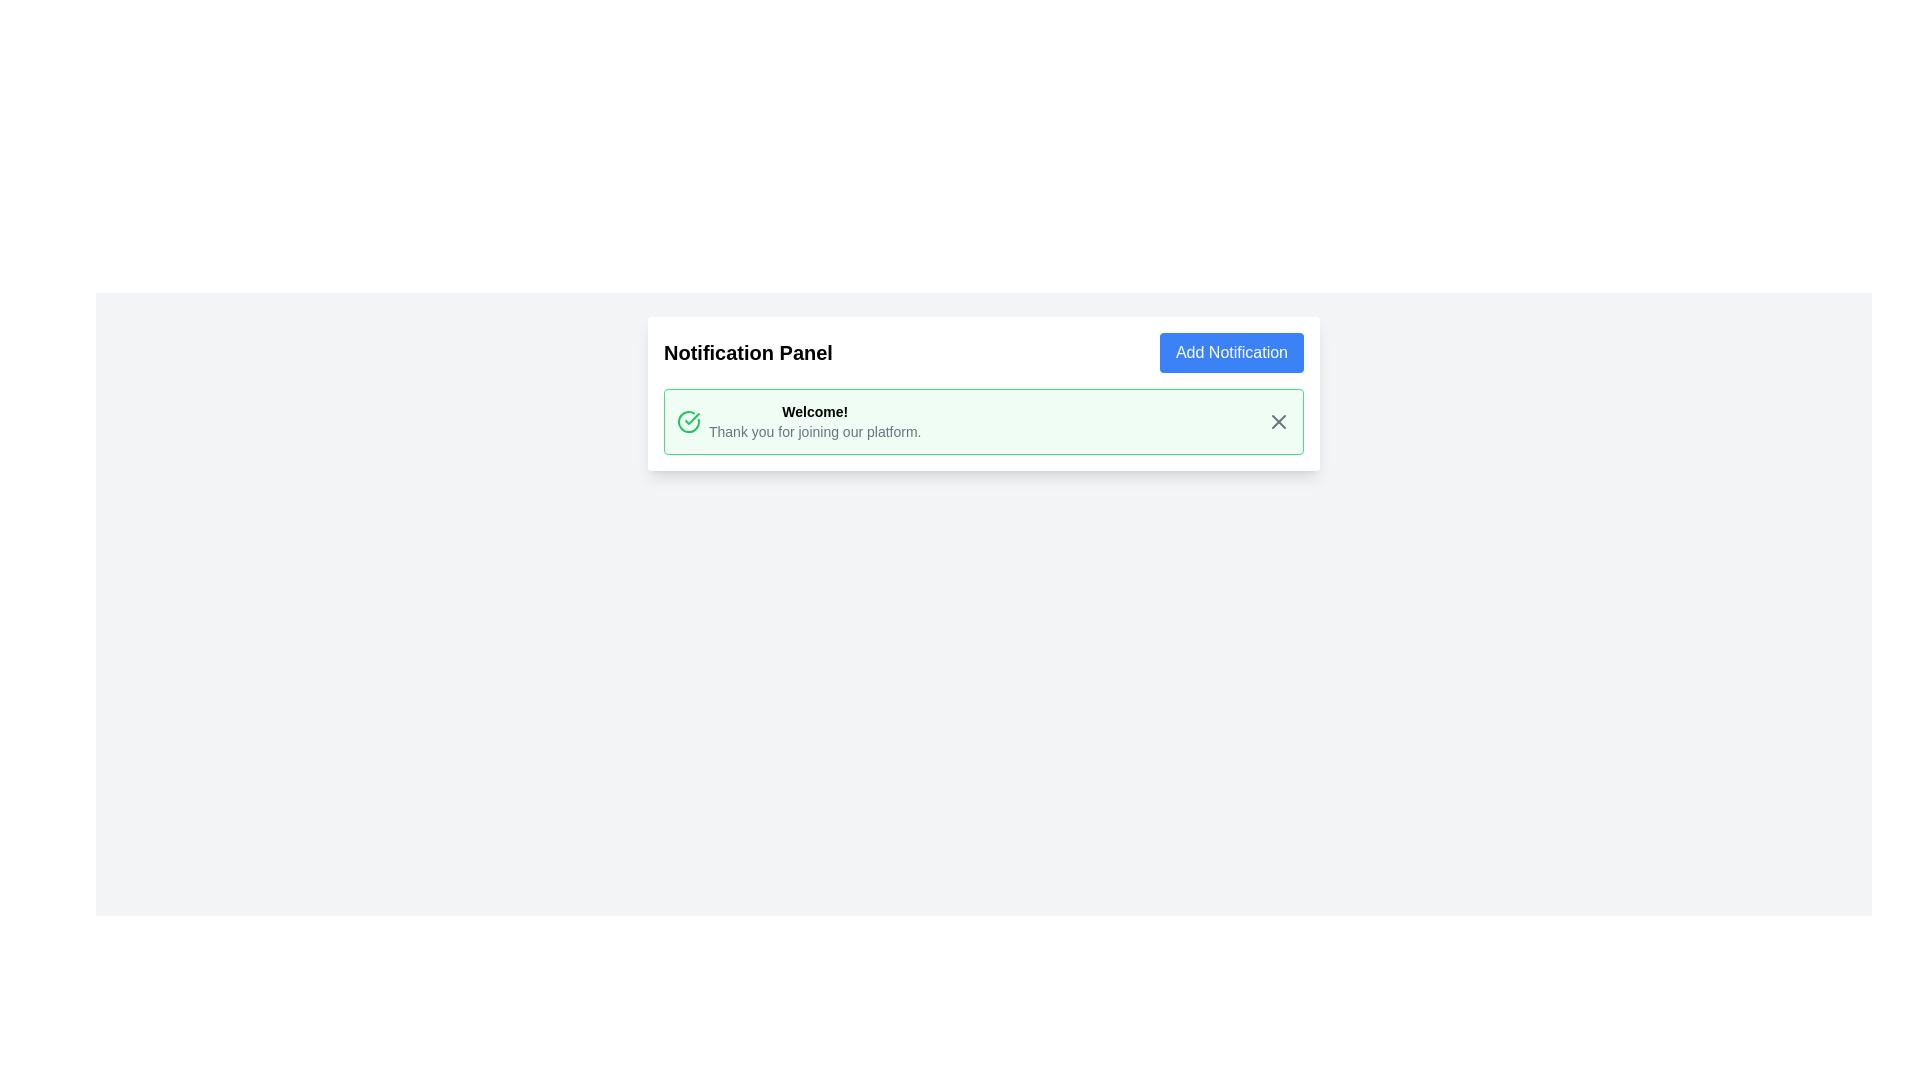  What do you see at coordinates (692, 418) in the screenshot?
I see `the green checkmark icon within the notification card that has a green border and light green background, located to the left of the bolded 'Welcome!' text` at bounding box center [692, 418].